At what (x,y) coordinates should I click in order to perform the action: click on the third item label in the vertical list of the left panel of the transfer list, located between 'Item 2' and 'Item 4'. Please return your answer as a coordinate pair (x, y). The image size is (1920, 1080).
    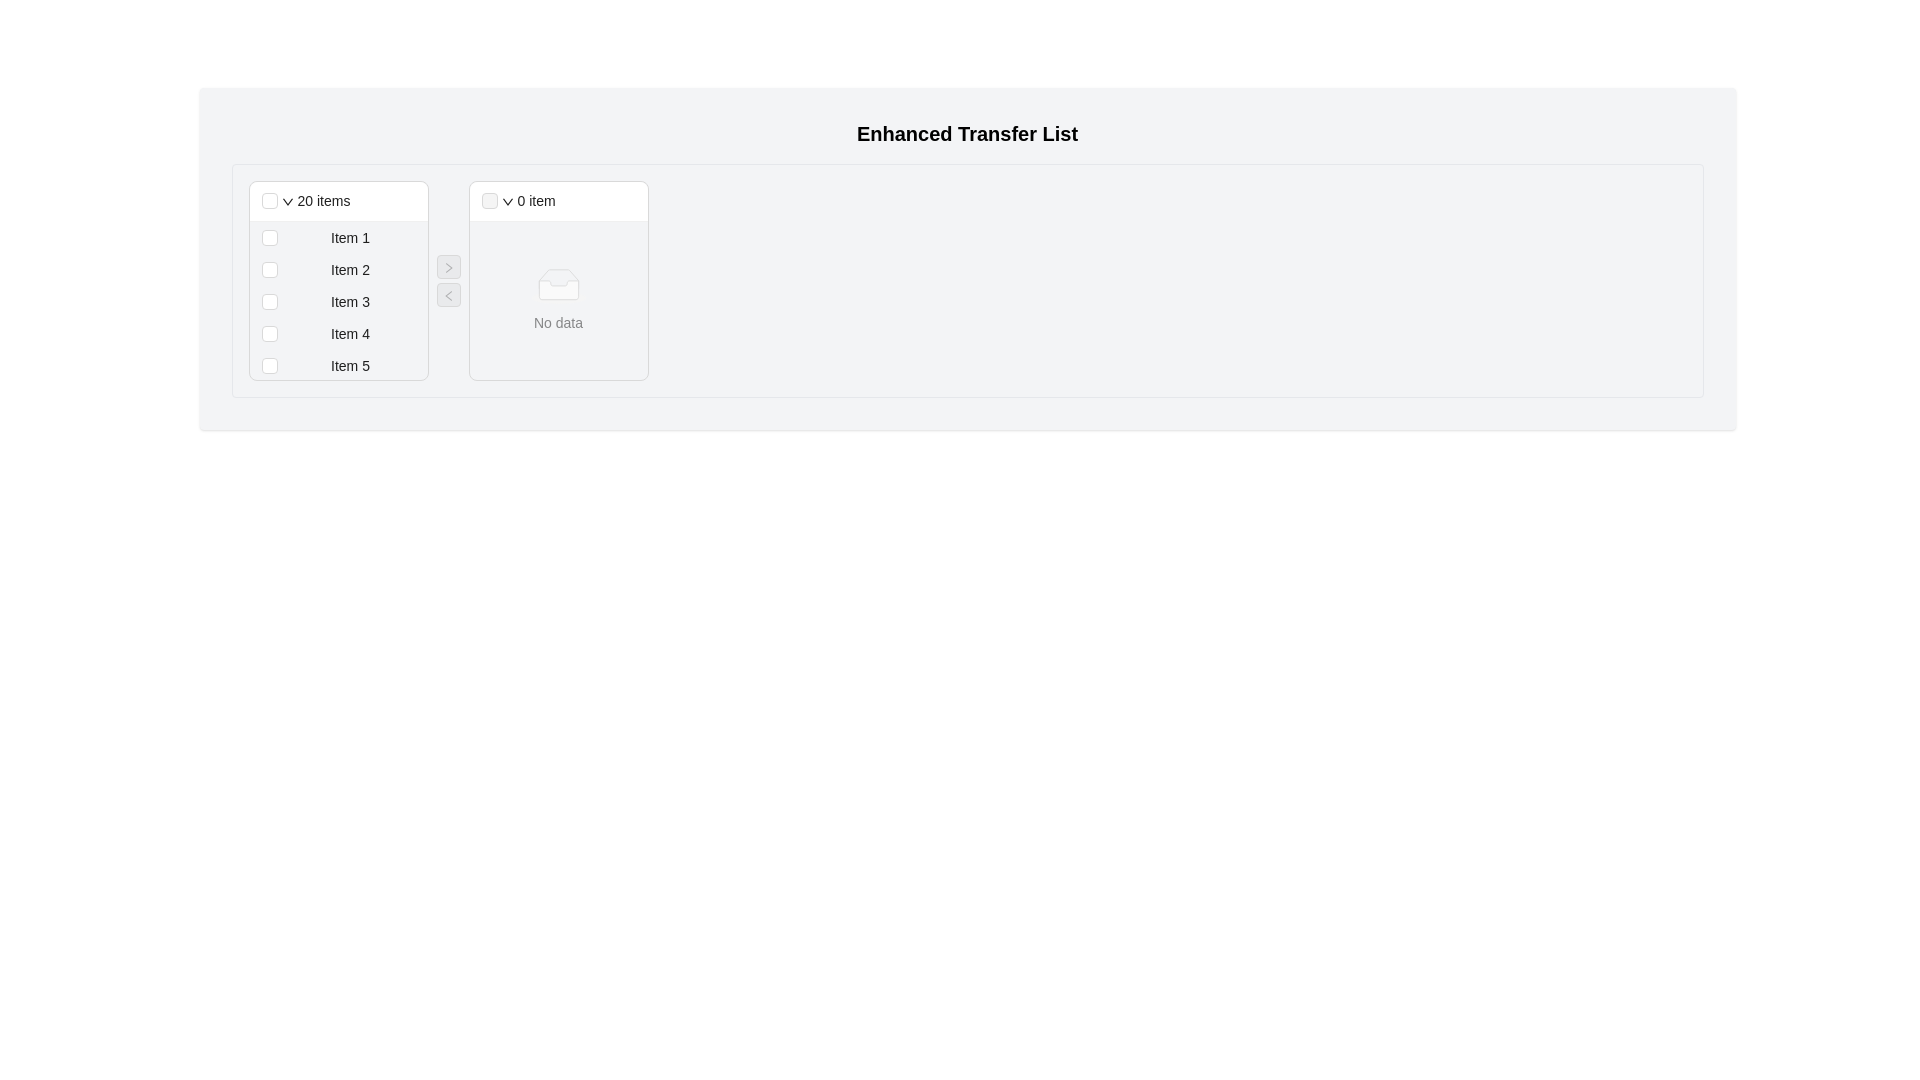
    Looking at the image, I should click on (350, 301).